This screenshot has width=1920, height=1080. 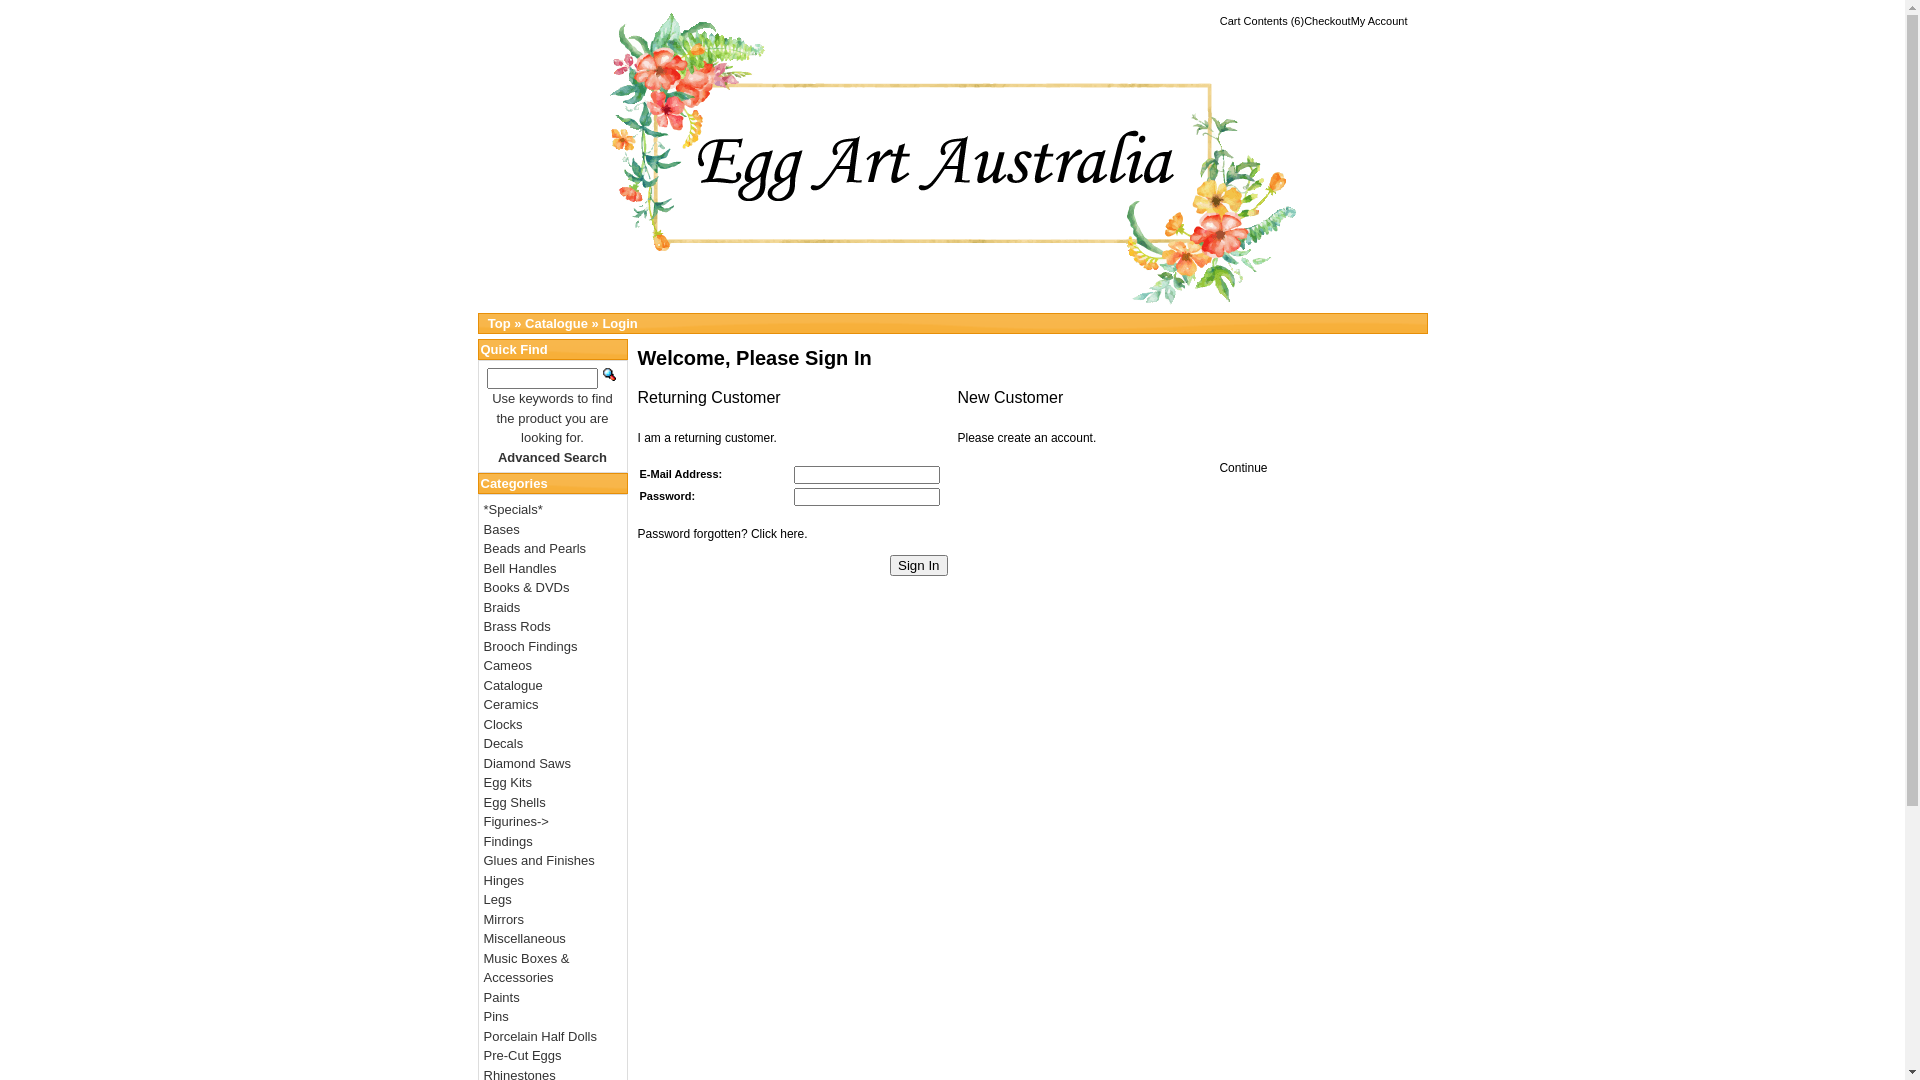 What do you see at coordinates (514, 800) in the screenshot?
I see `'Egg Shells'` at bounding box center [514, 800].